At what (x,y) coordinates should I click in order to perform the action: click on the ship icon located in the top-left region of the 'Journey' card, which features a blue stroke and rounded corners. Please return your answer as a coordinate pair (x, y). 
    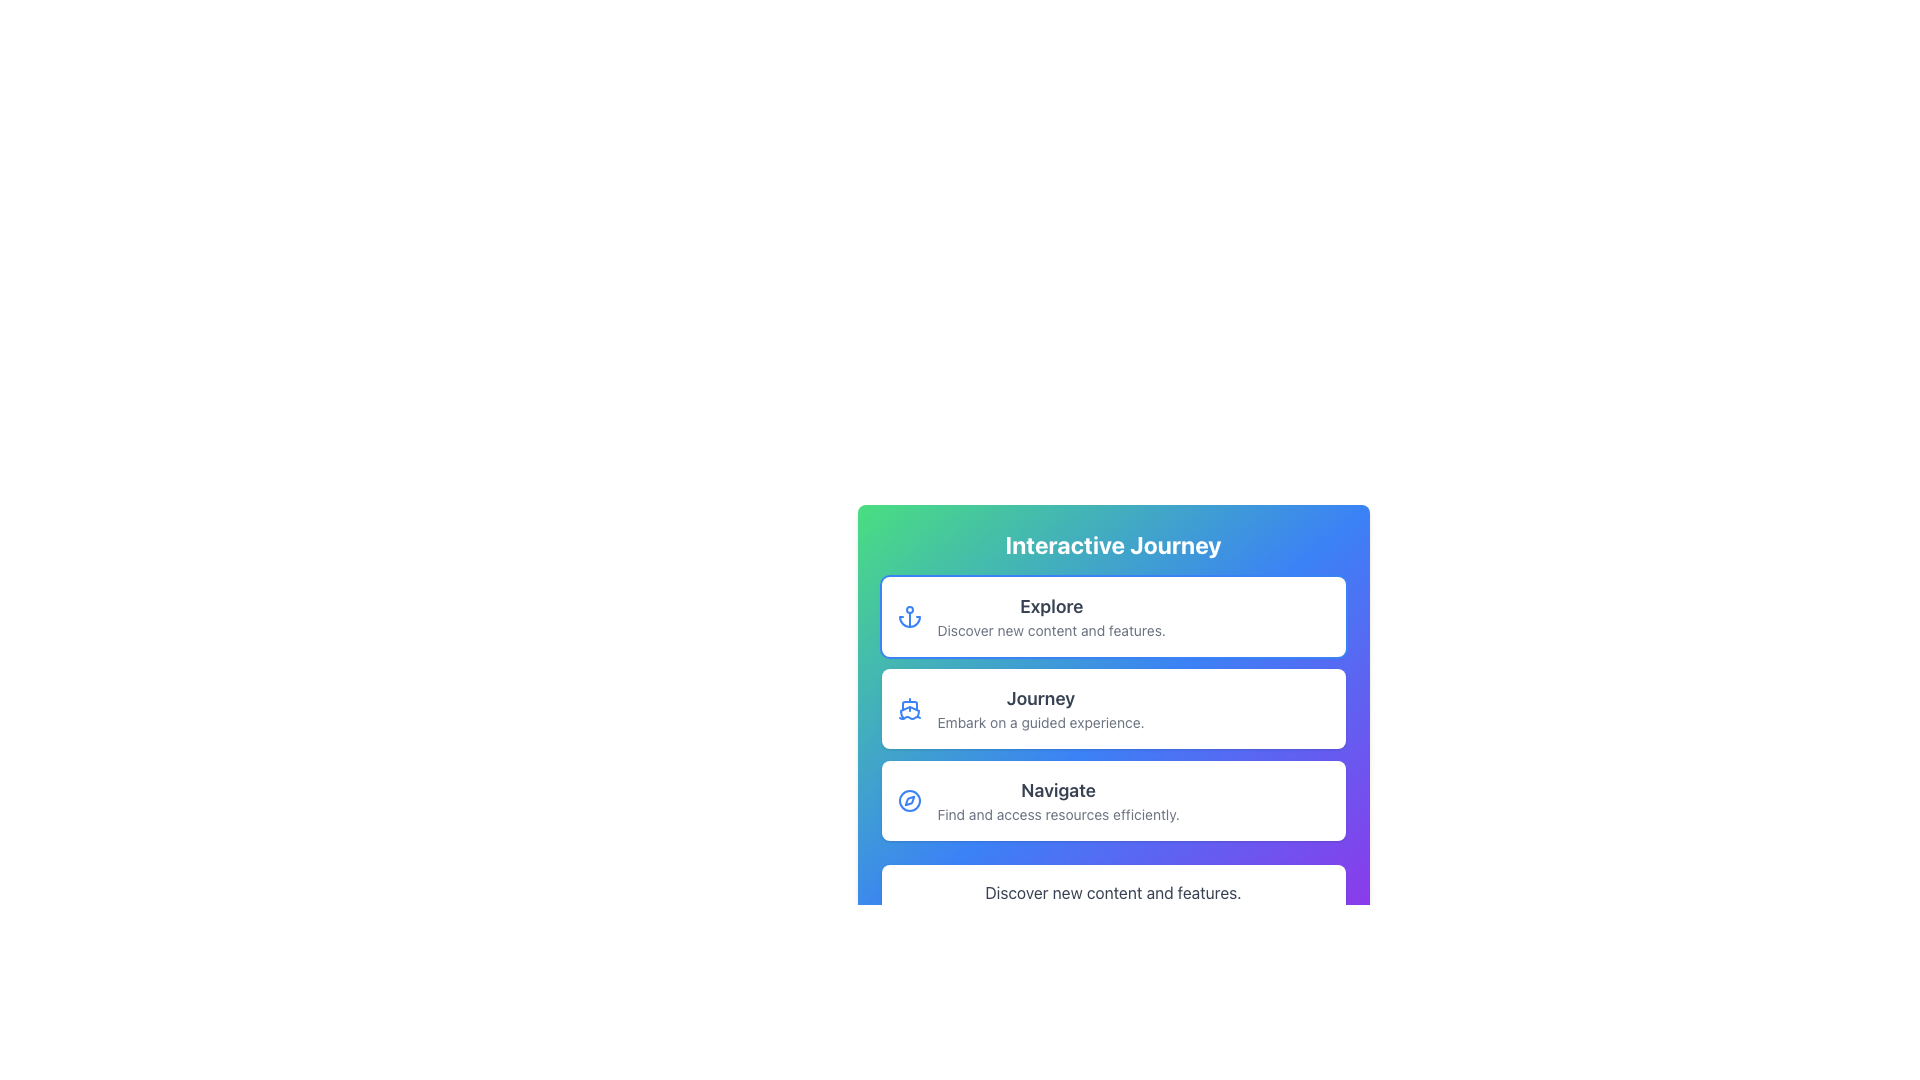
    Looking at the image, I should click on (908, 708).